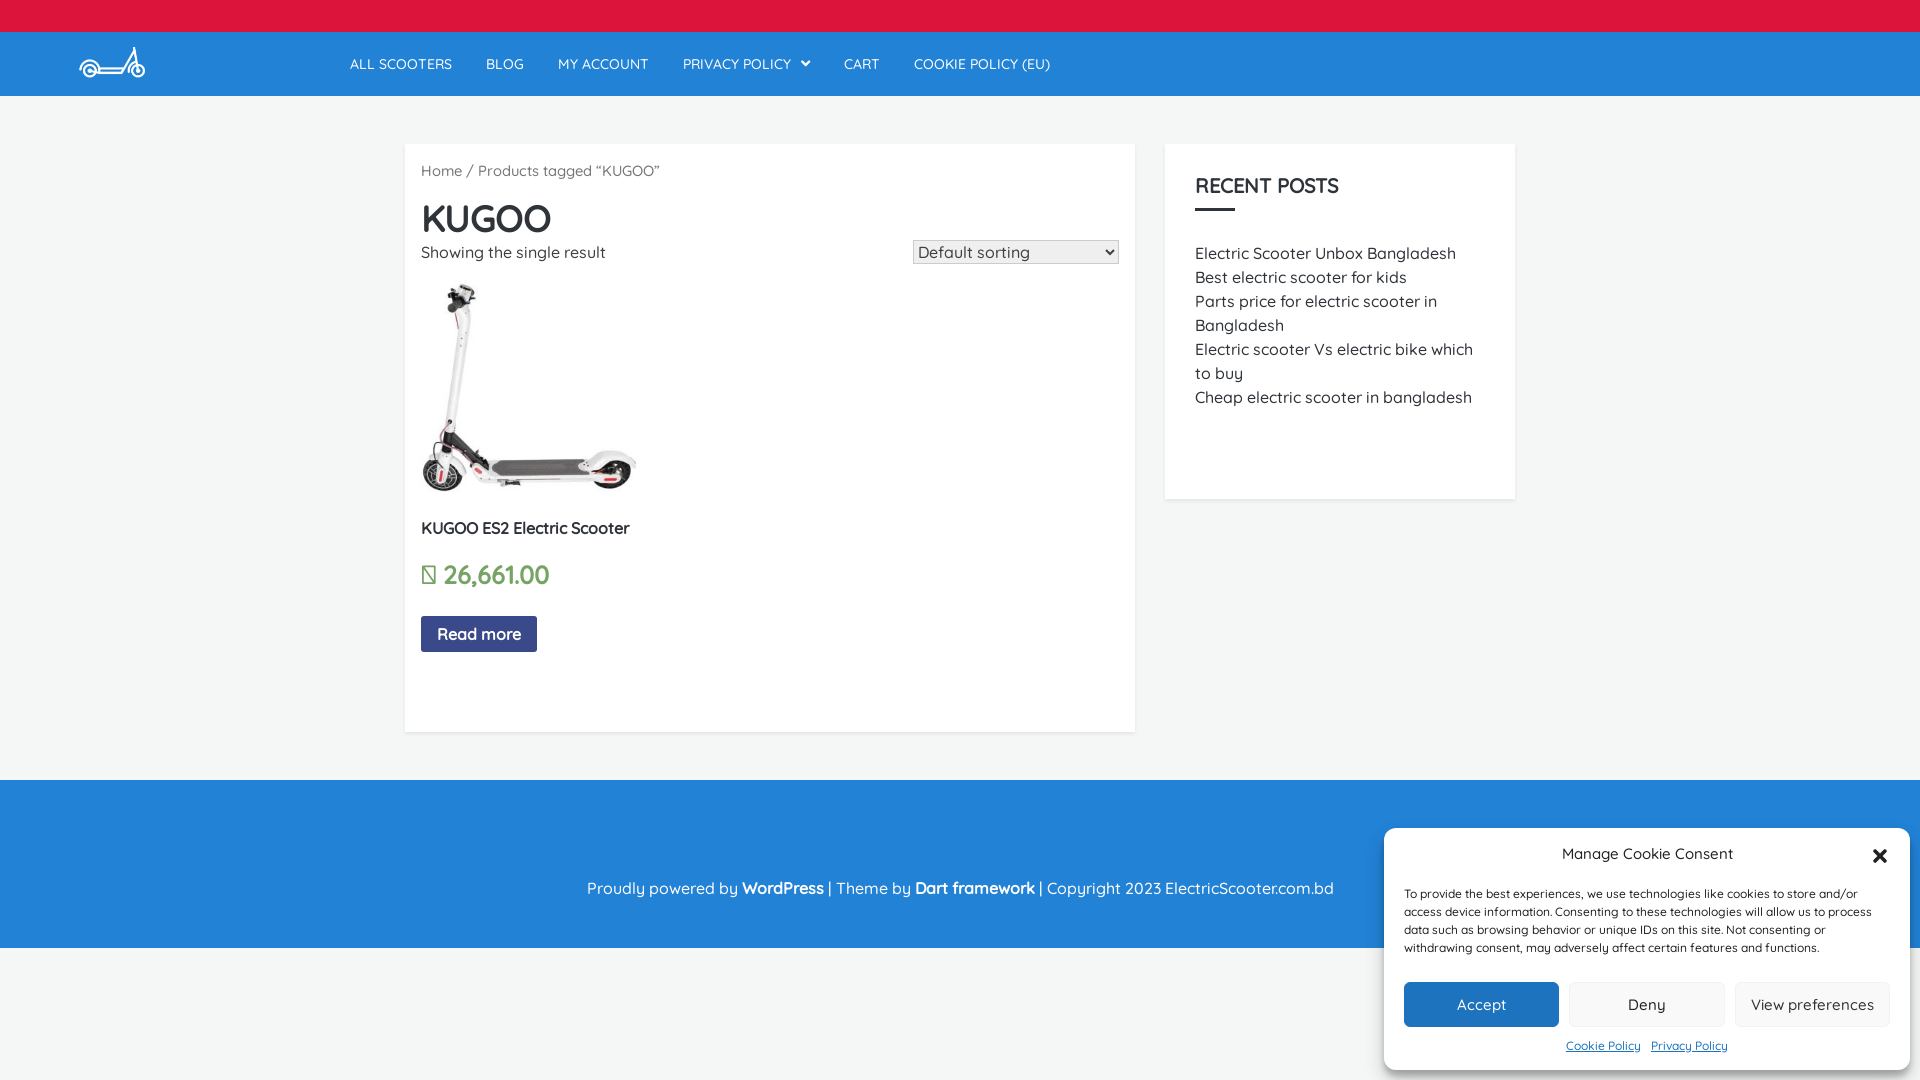 This screenshot has width=1920, height=1080. Describe the element at coordinates (602, 63) in the screenshot. I see `'MY ACCOUNT'` at that location.